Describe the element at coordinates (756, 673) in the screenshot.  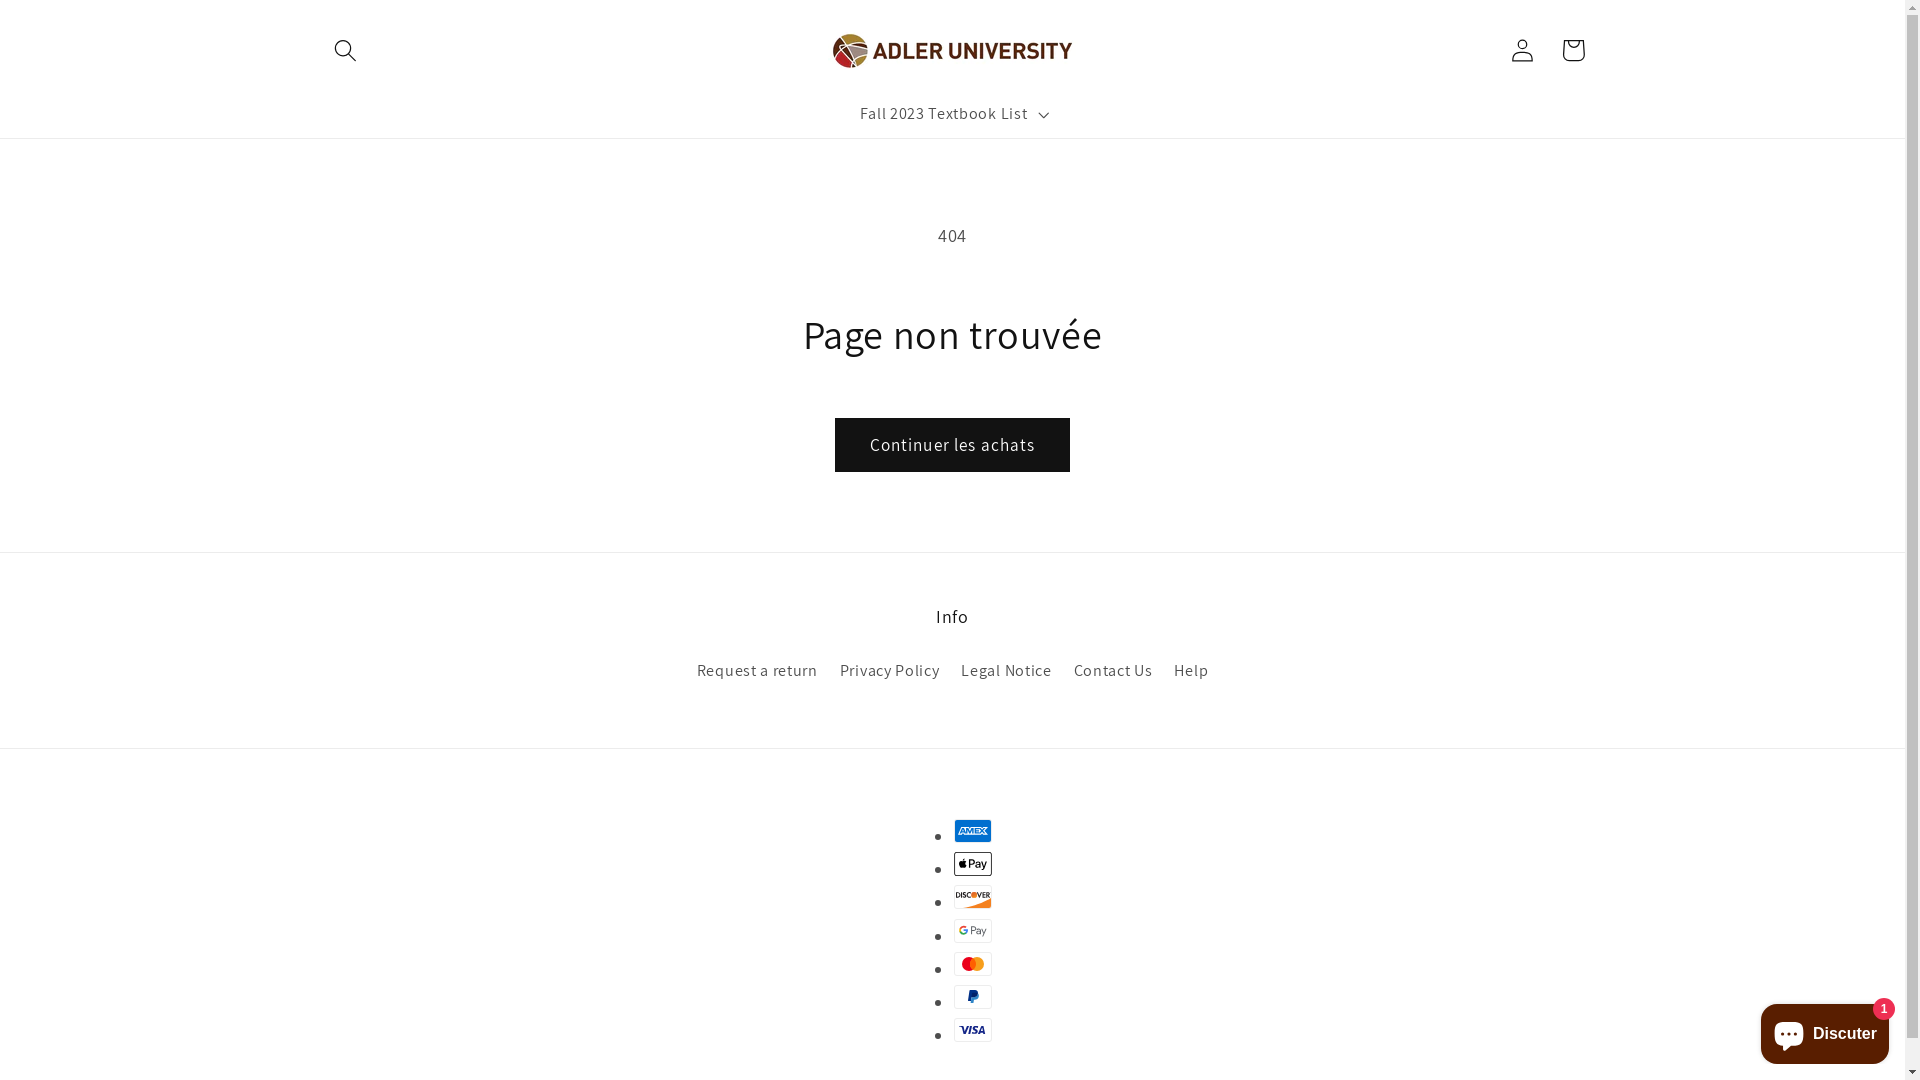
I see `'Request a return'` at that location.